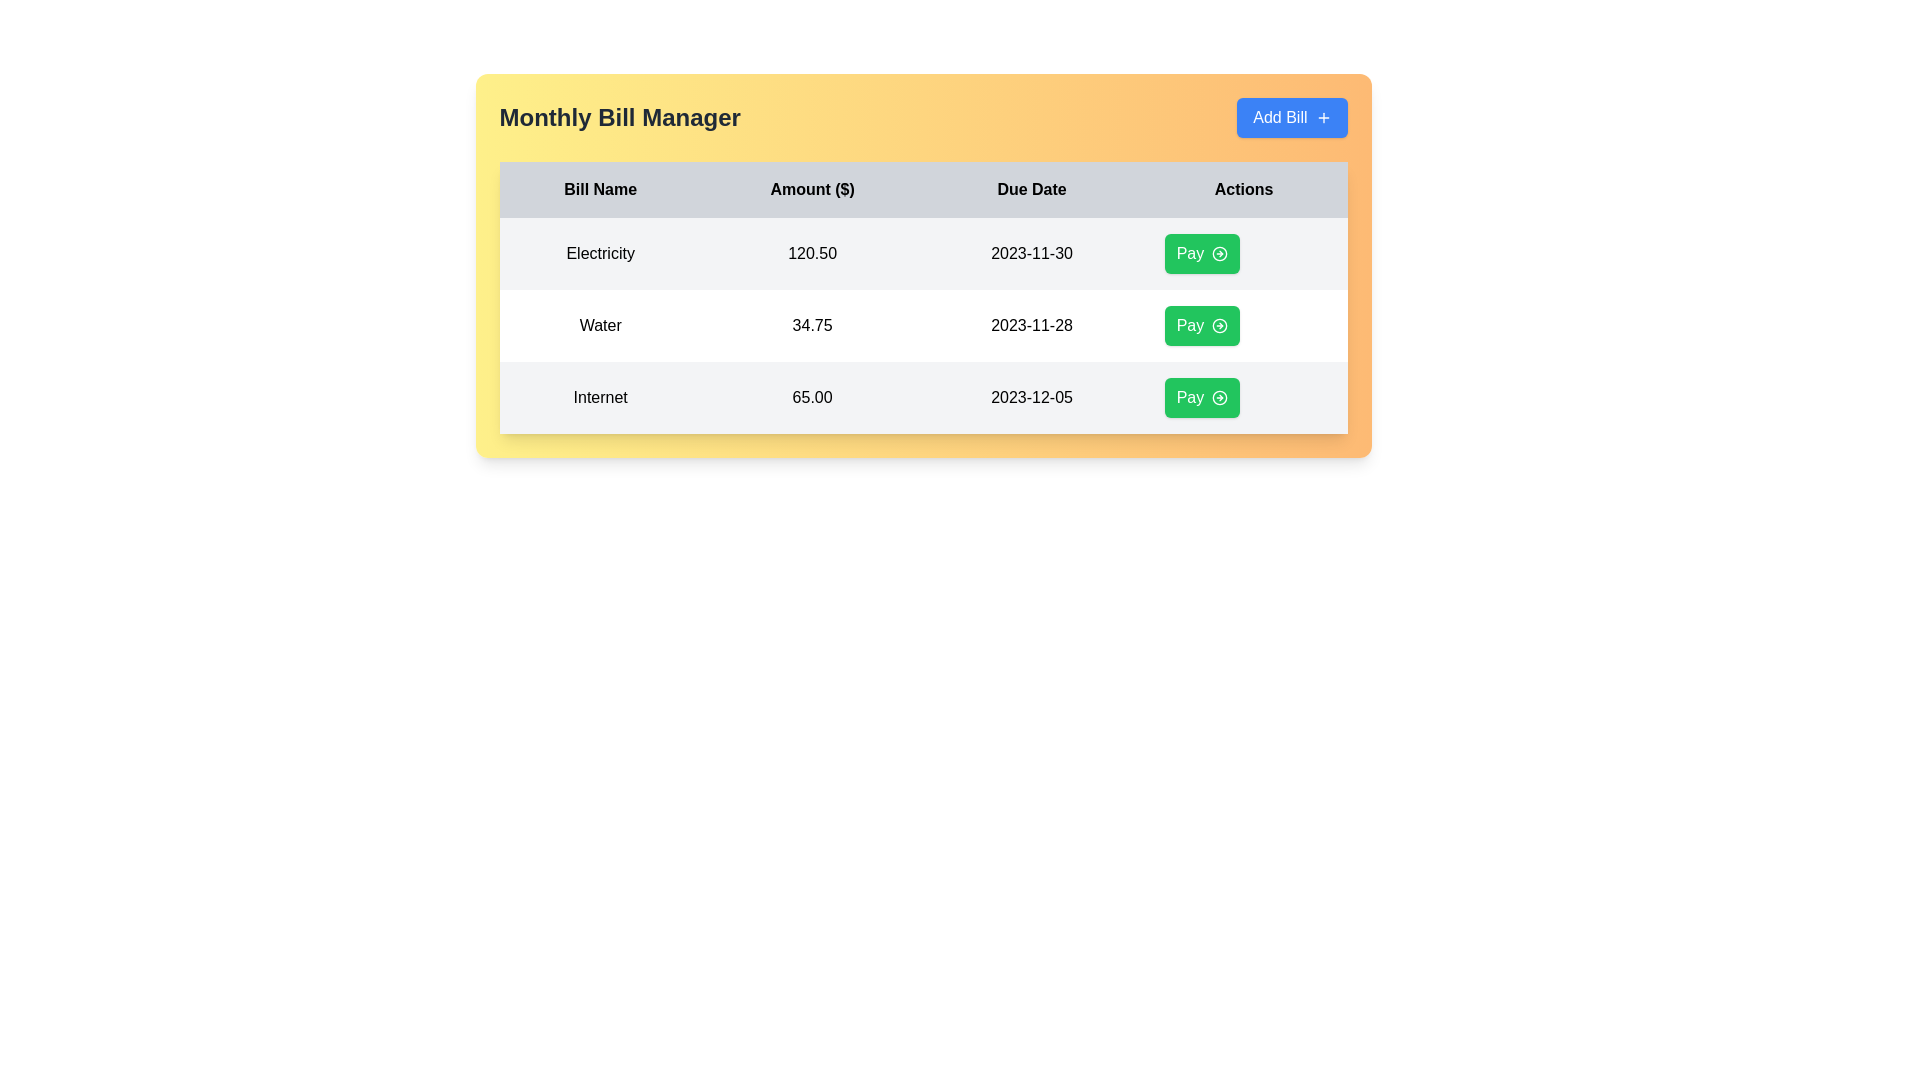  What do you see at coordinates (1201, 253) in the screenshot?
I see `the green 'Pay' button located in the 'Actions' column of the first row, adjacent` at bounding box center [1201, 253].